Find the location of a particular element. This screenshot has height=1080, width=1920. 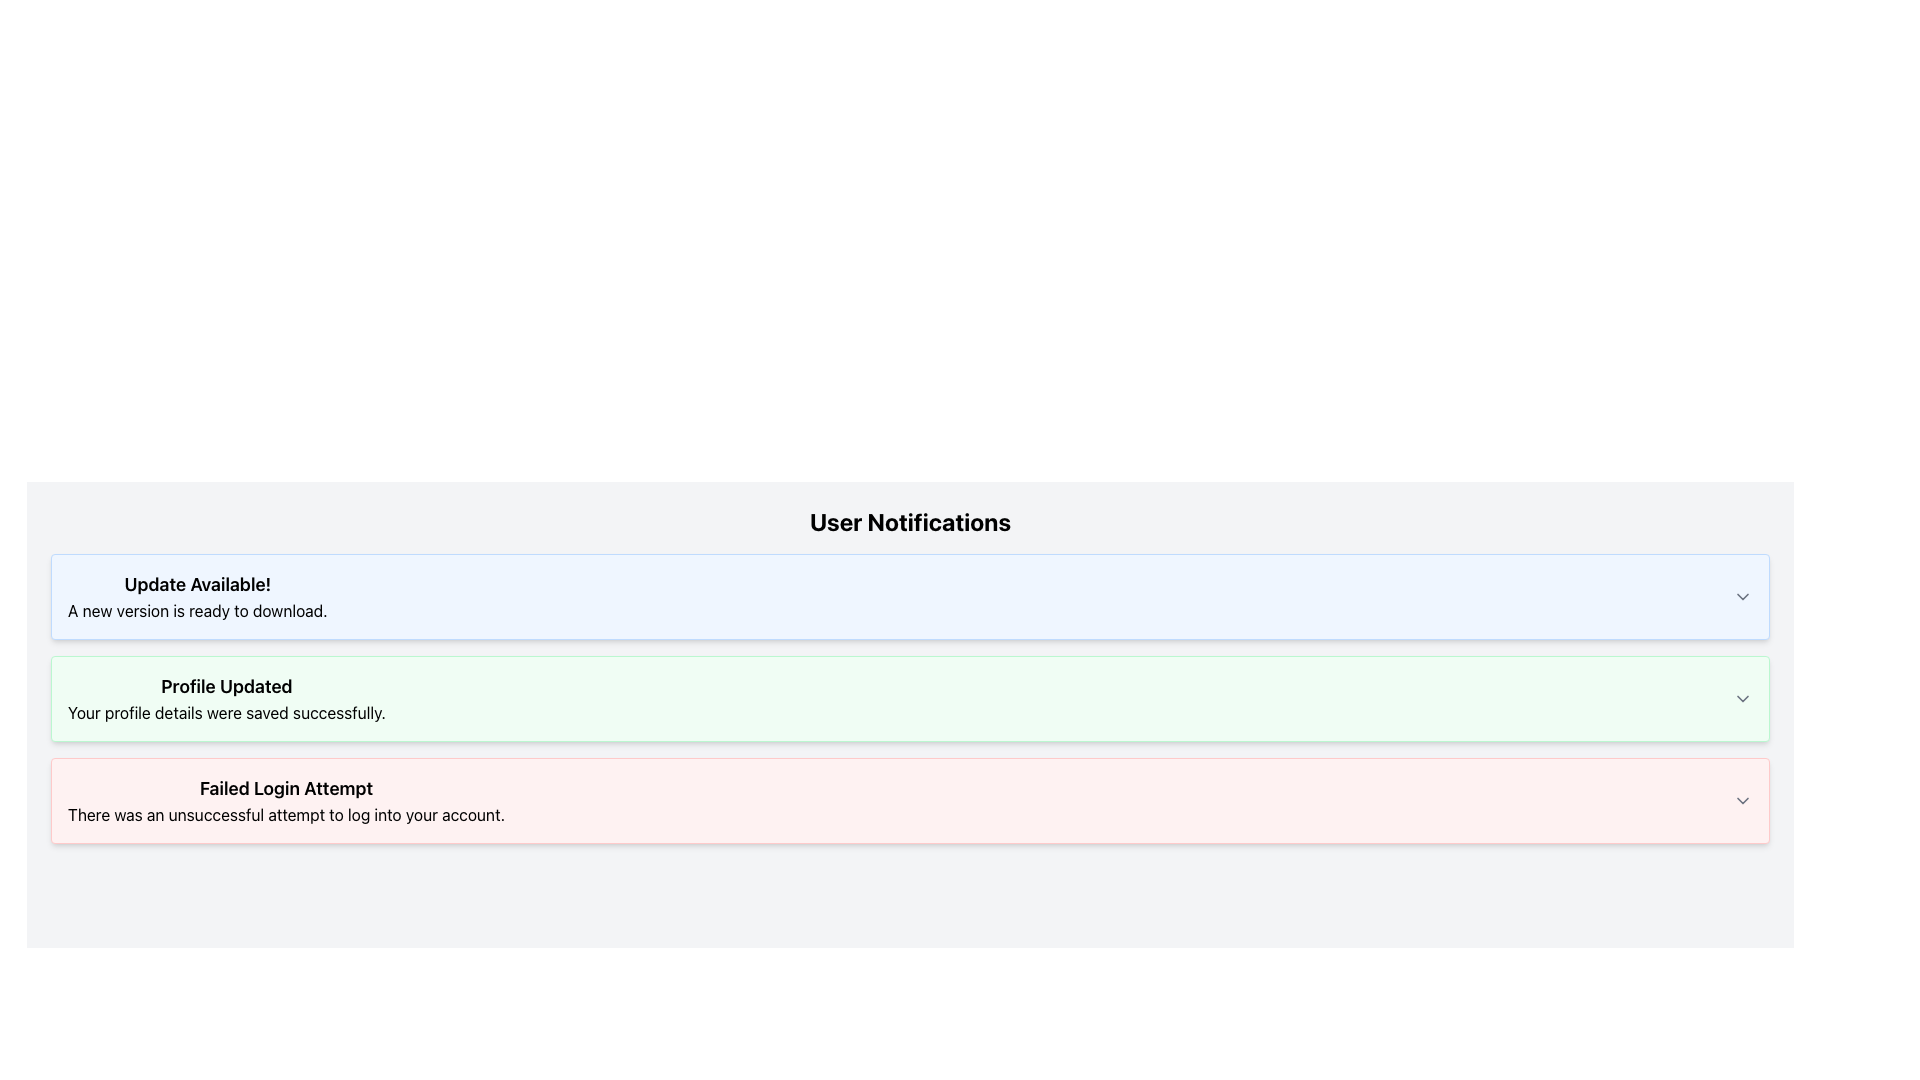

the small downward-pointing chevron icon located at the far right of the 'Failed Login Attempt' notification box is located at coordinates (1741, 800).